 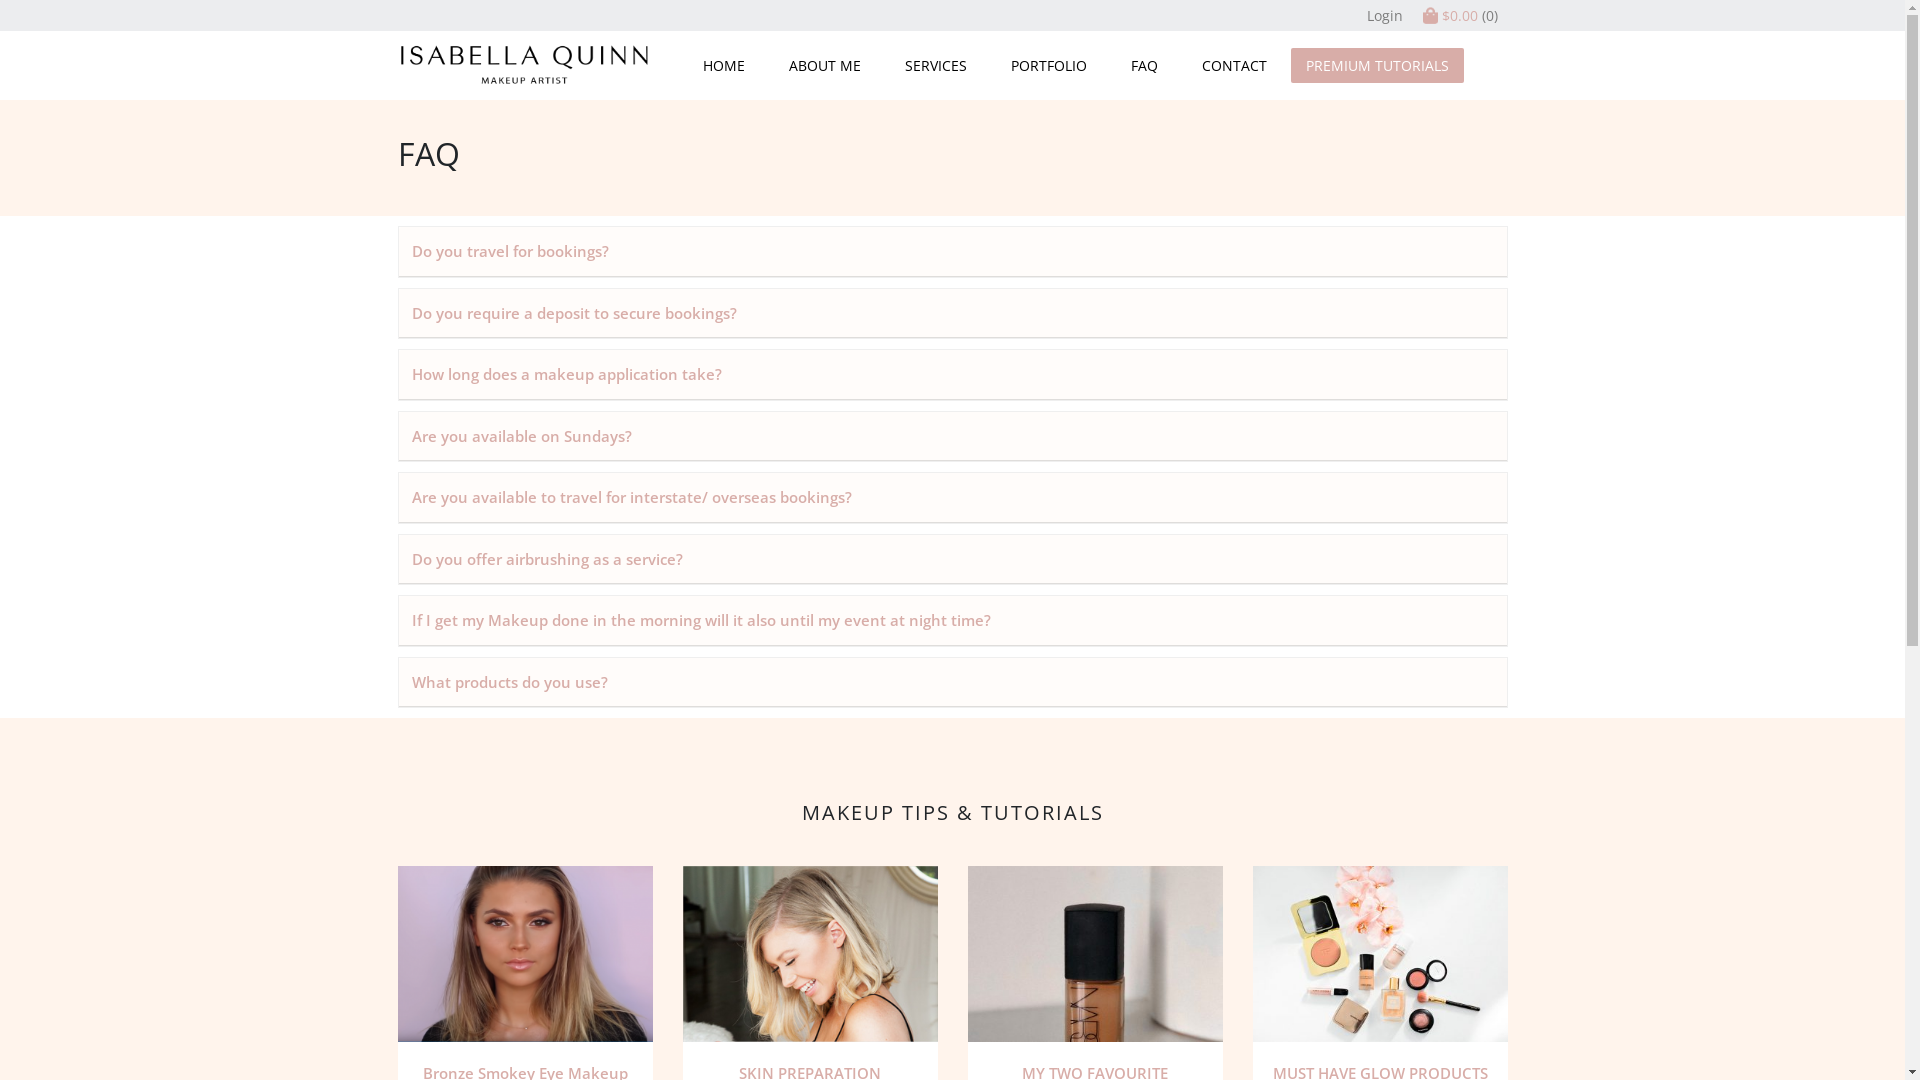 I want to click on '$0.00 (0)', so click(x=1459, y=15).